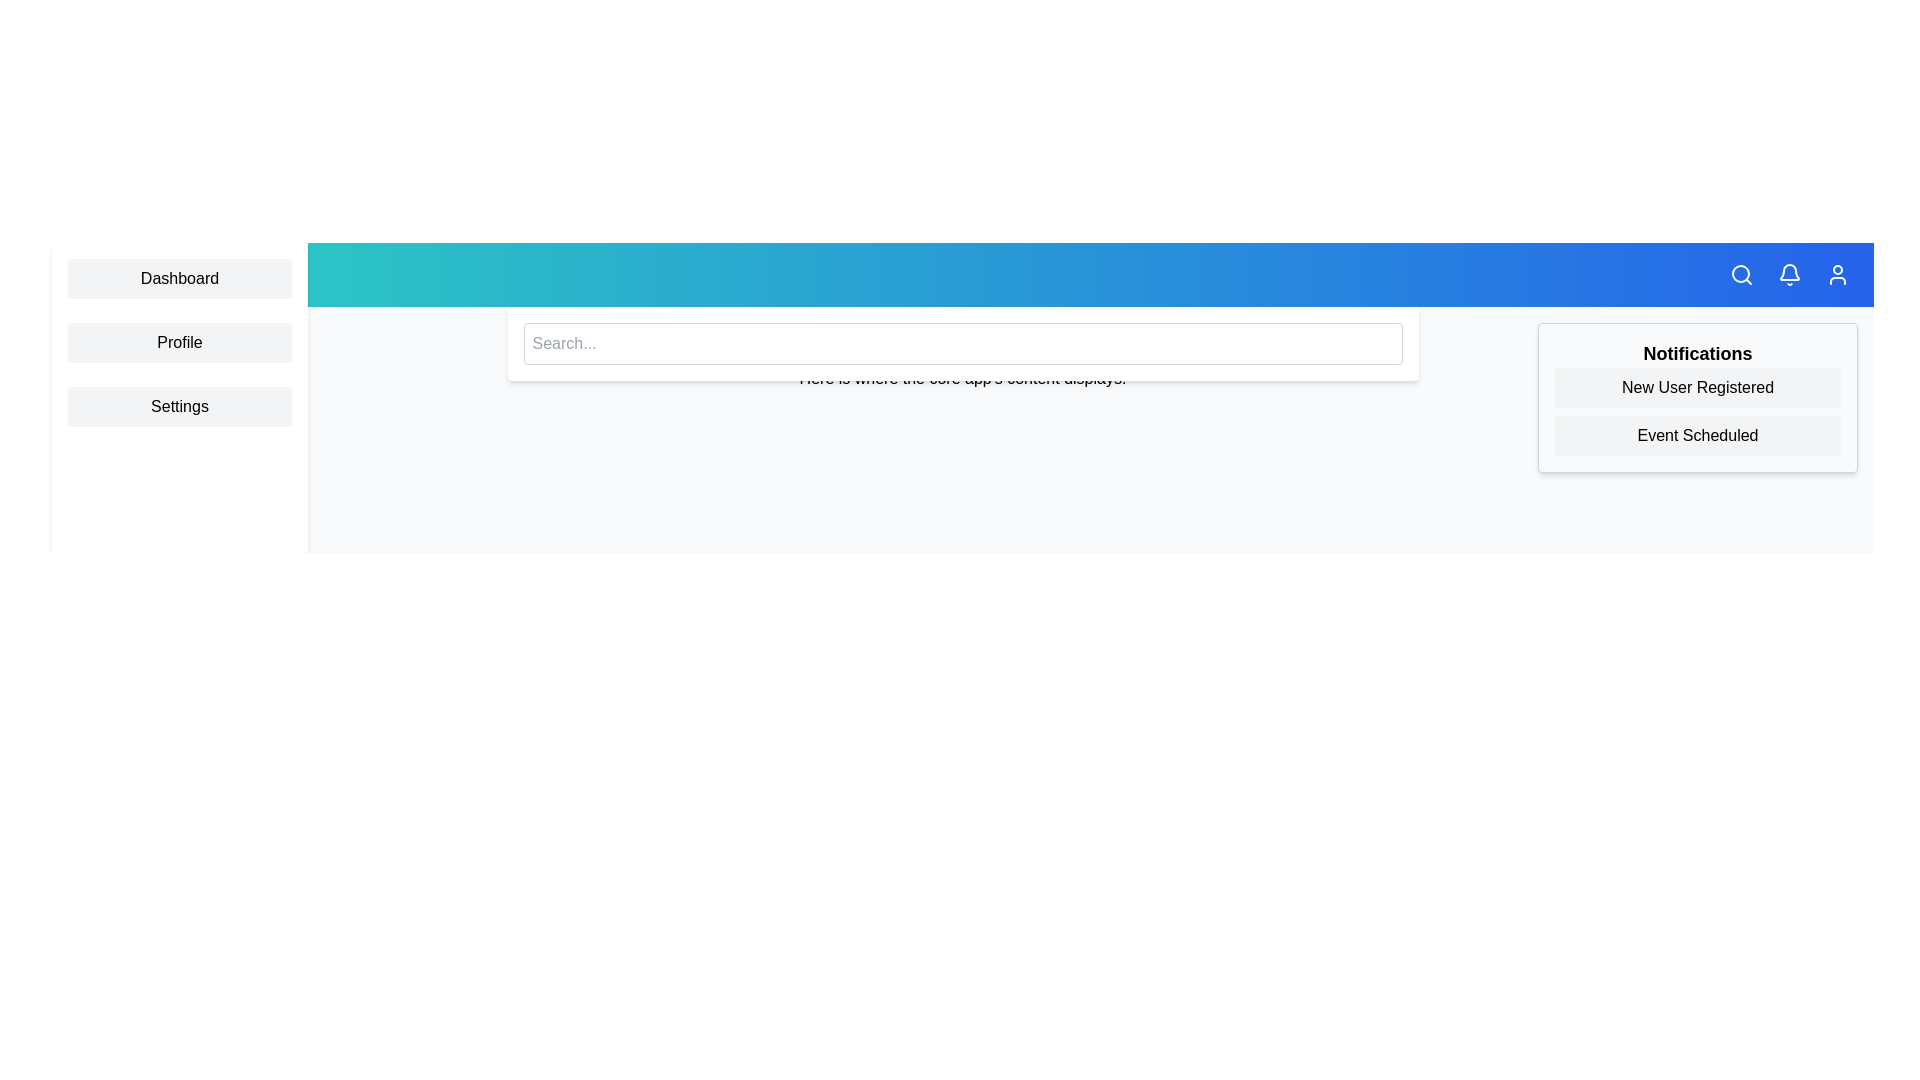 The image size is (1920, 1080). I want to click on the user silhouette icon in the top-right corner of the interface, so click(1838, 274).